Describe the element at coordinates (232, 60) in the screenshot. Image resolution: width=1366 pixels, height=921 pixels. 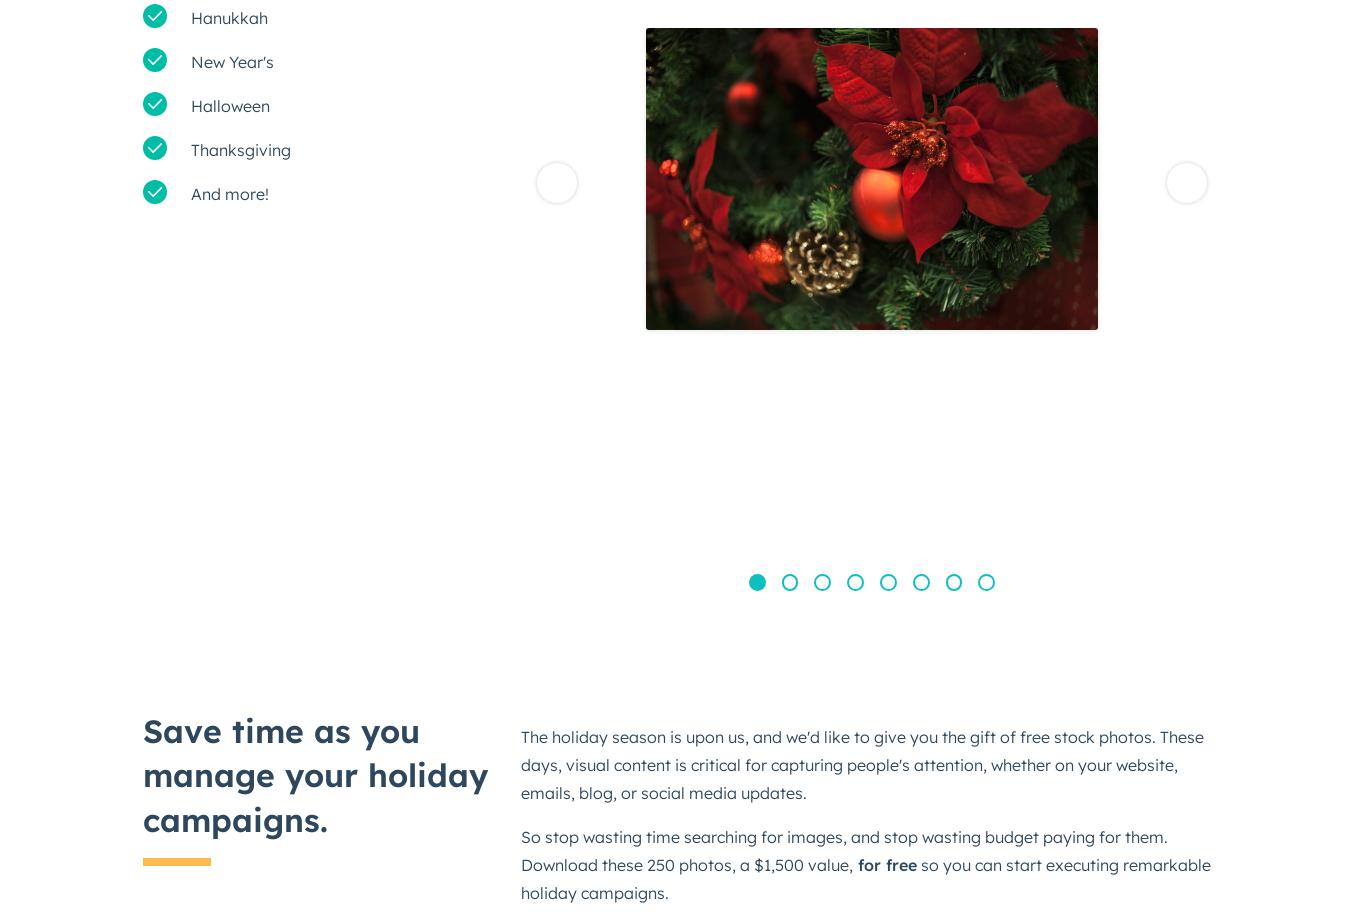
I see `'New Year's'` at that location.